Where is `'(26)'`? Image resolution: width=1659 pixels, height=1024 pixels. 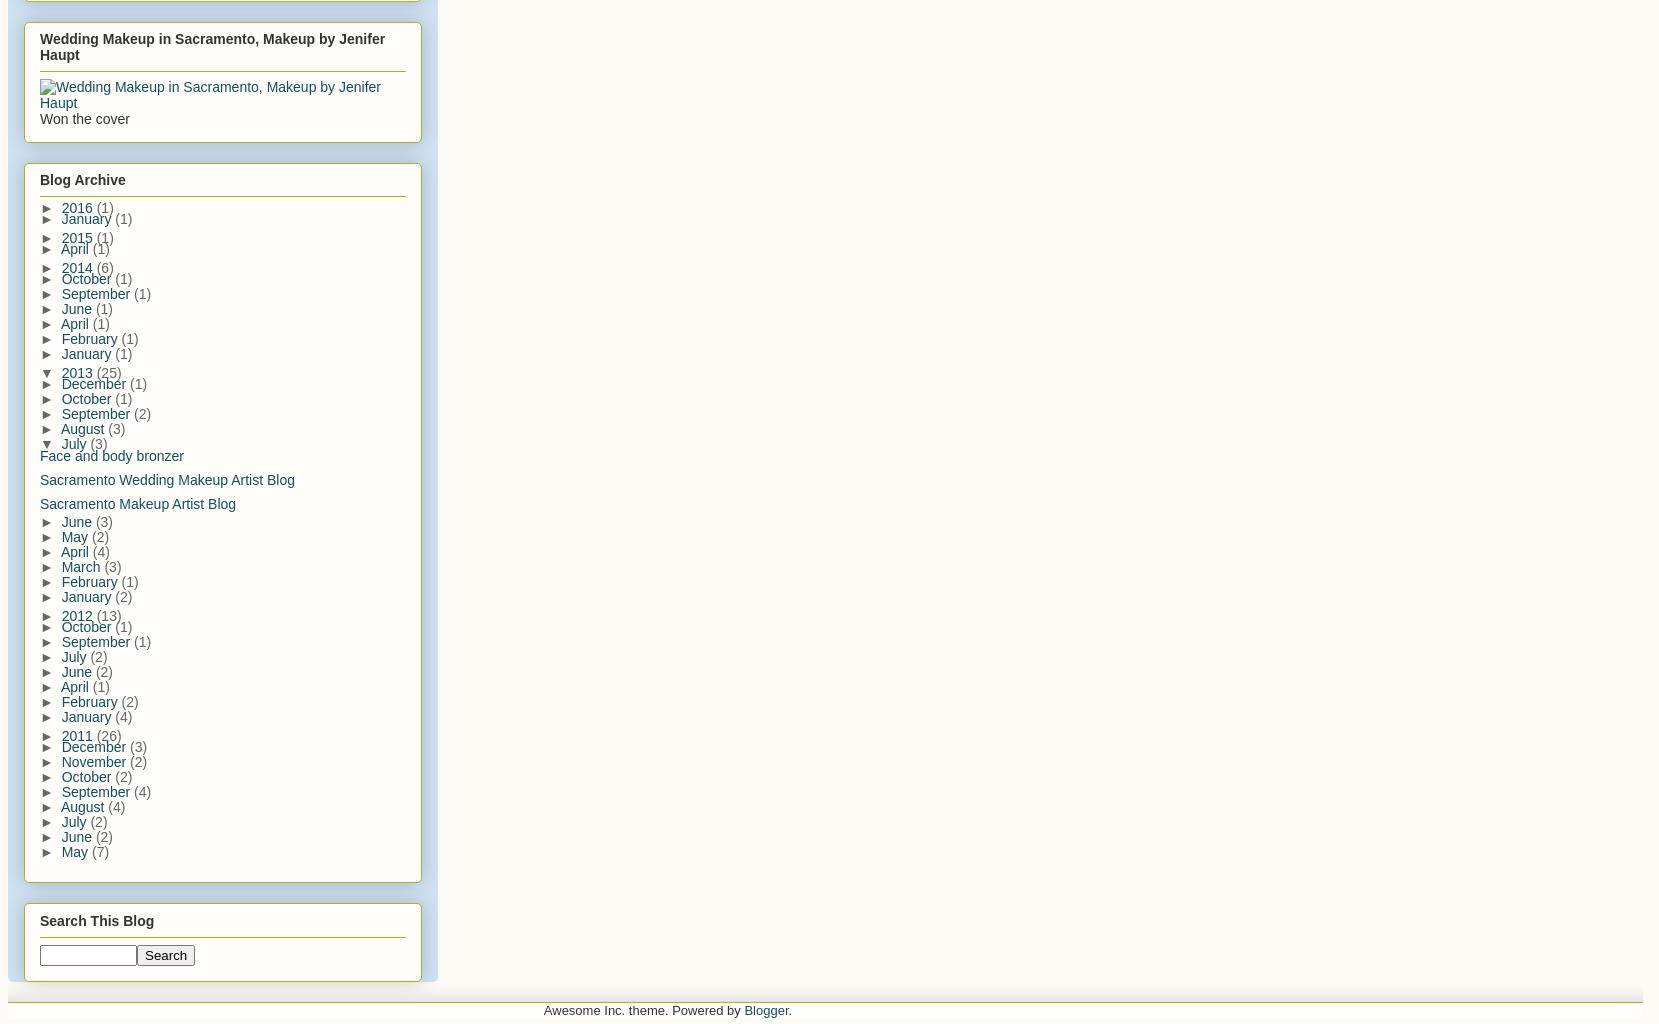
'(26)' is located at coordinates (107, 734).